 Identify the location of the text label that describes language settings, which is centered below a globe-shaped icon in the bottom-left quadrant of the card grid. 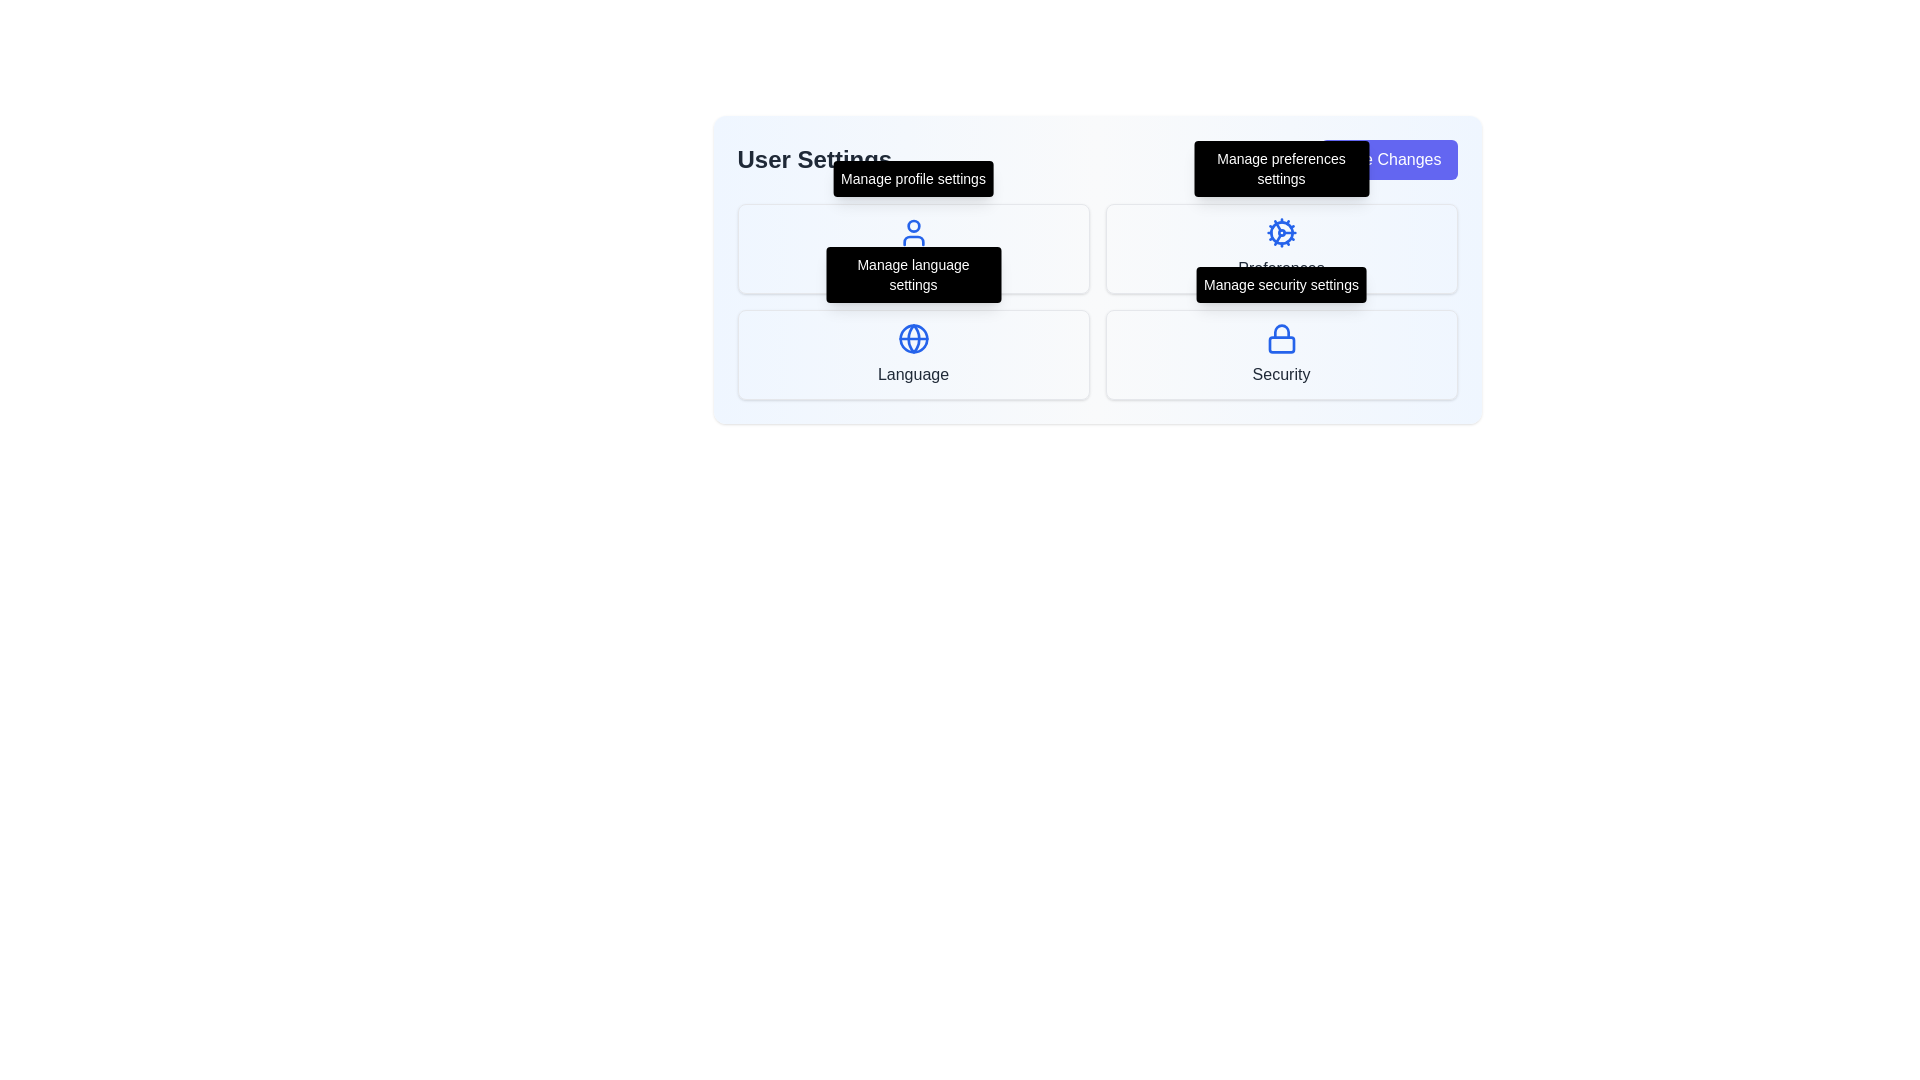
(912, 374).